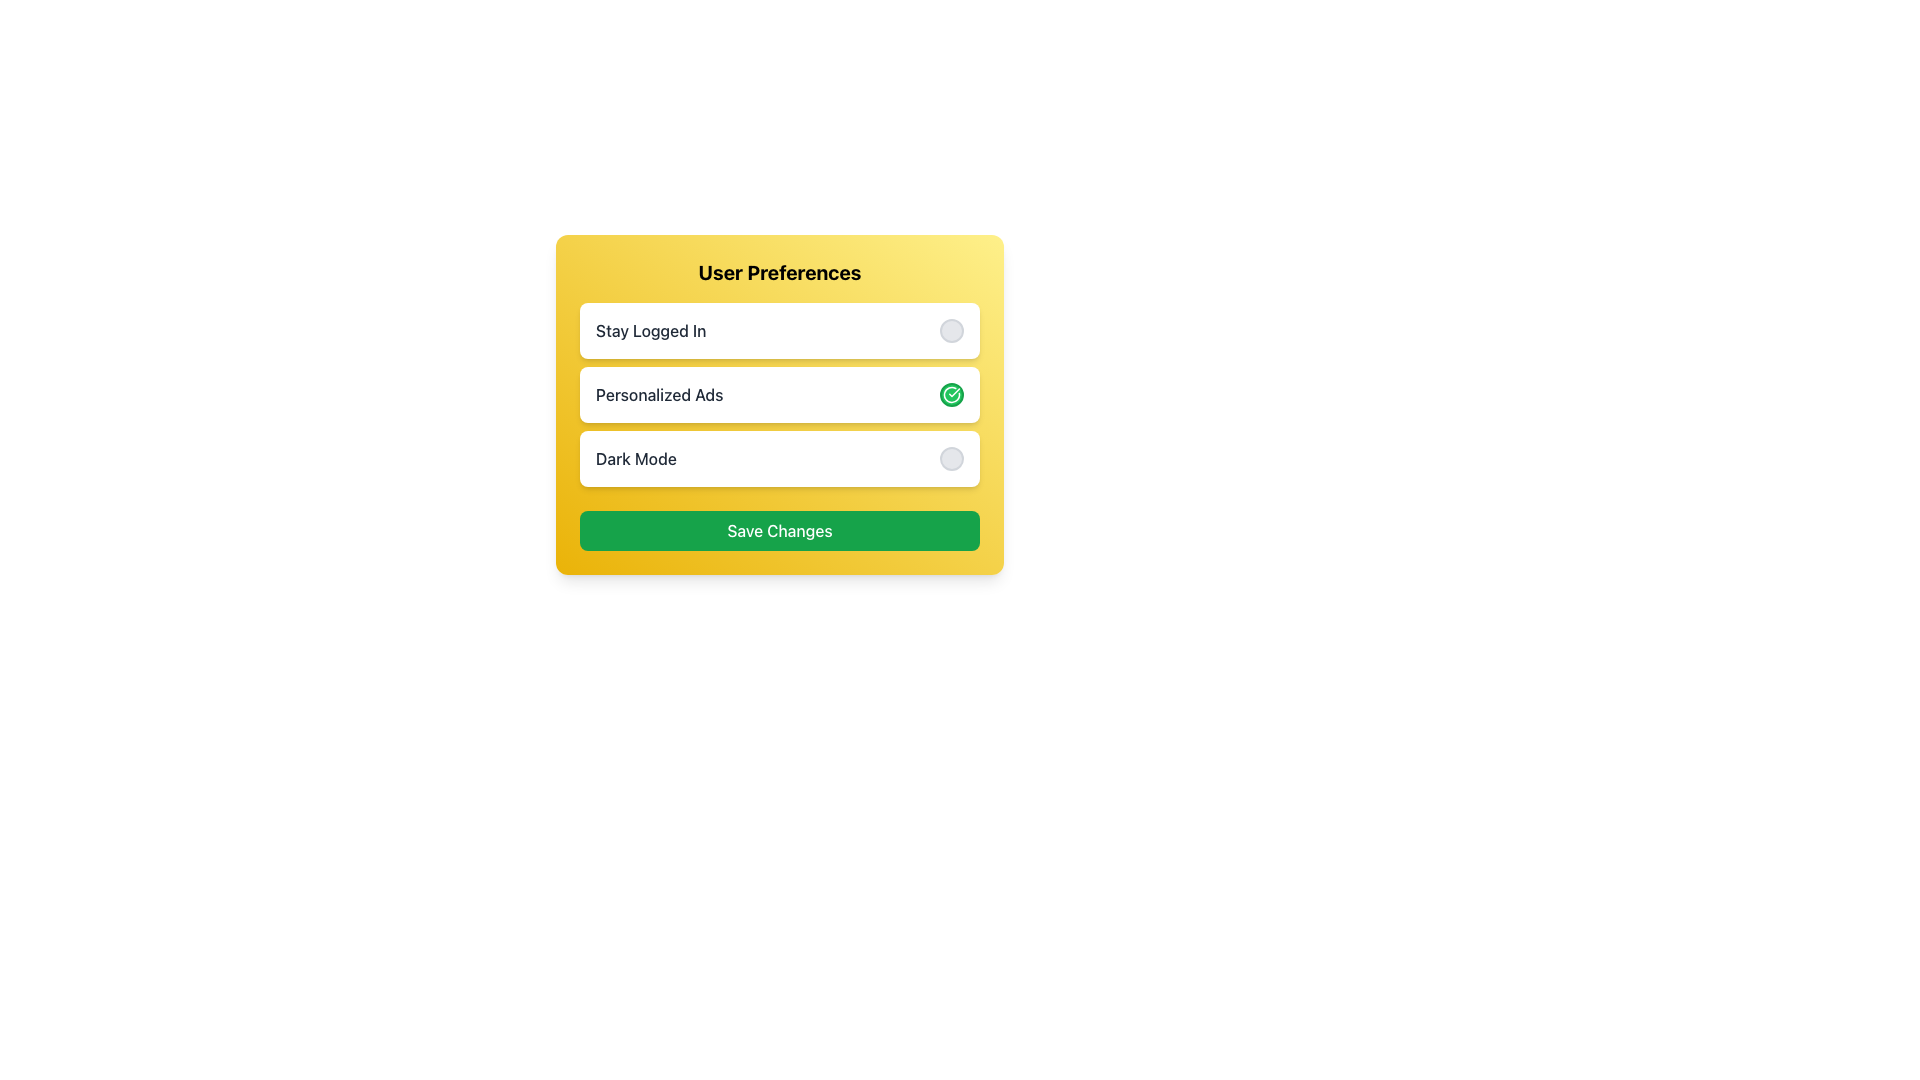  What do you see at coordinates (950, 459) in the screenshot?
I see `the toggle button for 'Dark Mode' using keyboard navigation` at bounding box center [950, 459].